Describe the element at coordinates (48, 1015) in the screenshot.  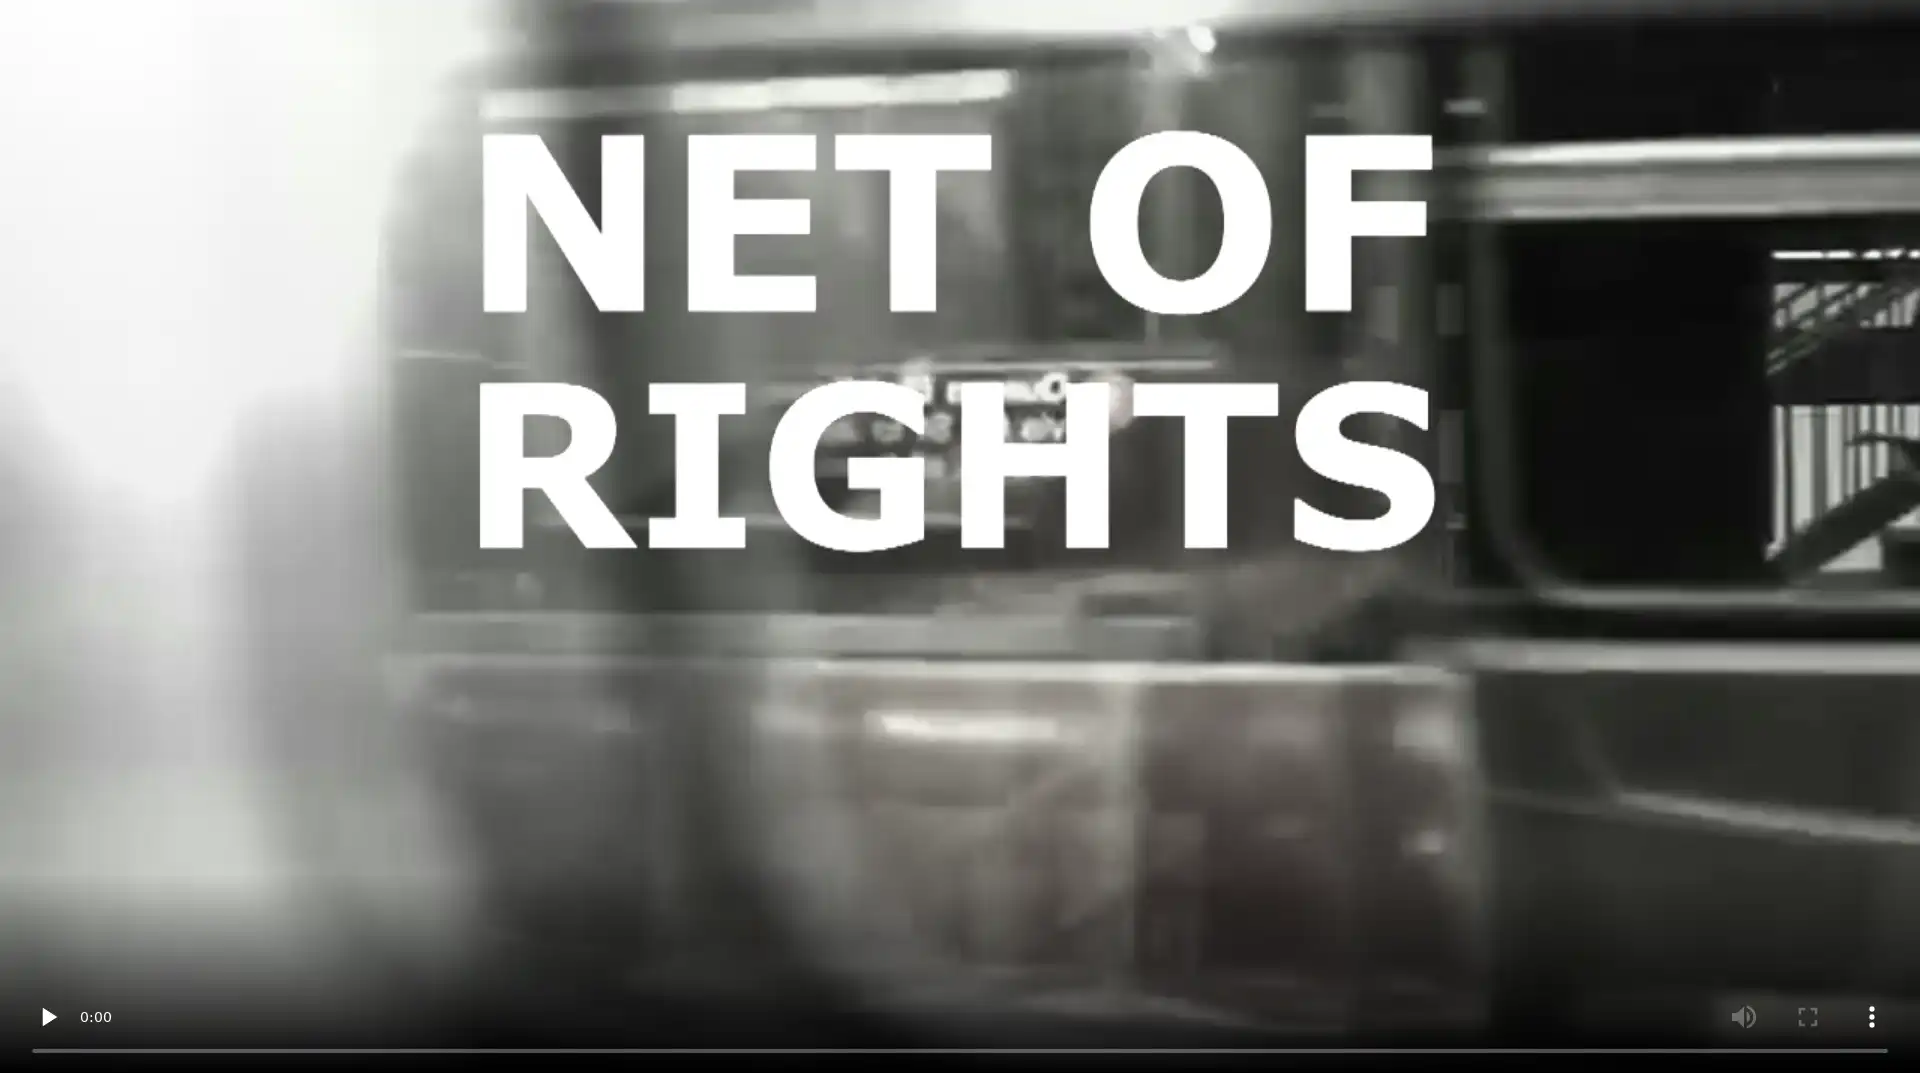
I see `play` at that location.